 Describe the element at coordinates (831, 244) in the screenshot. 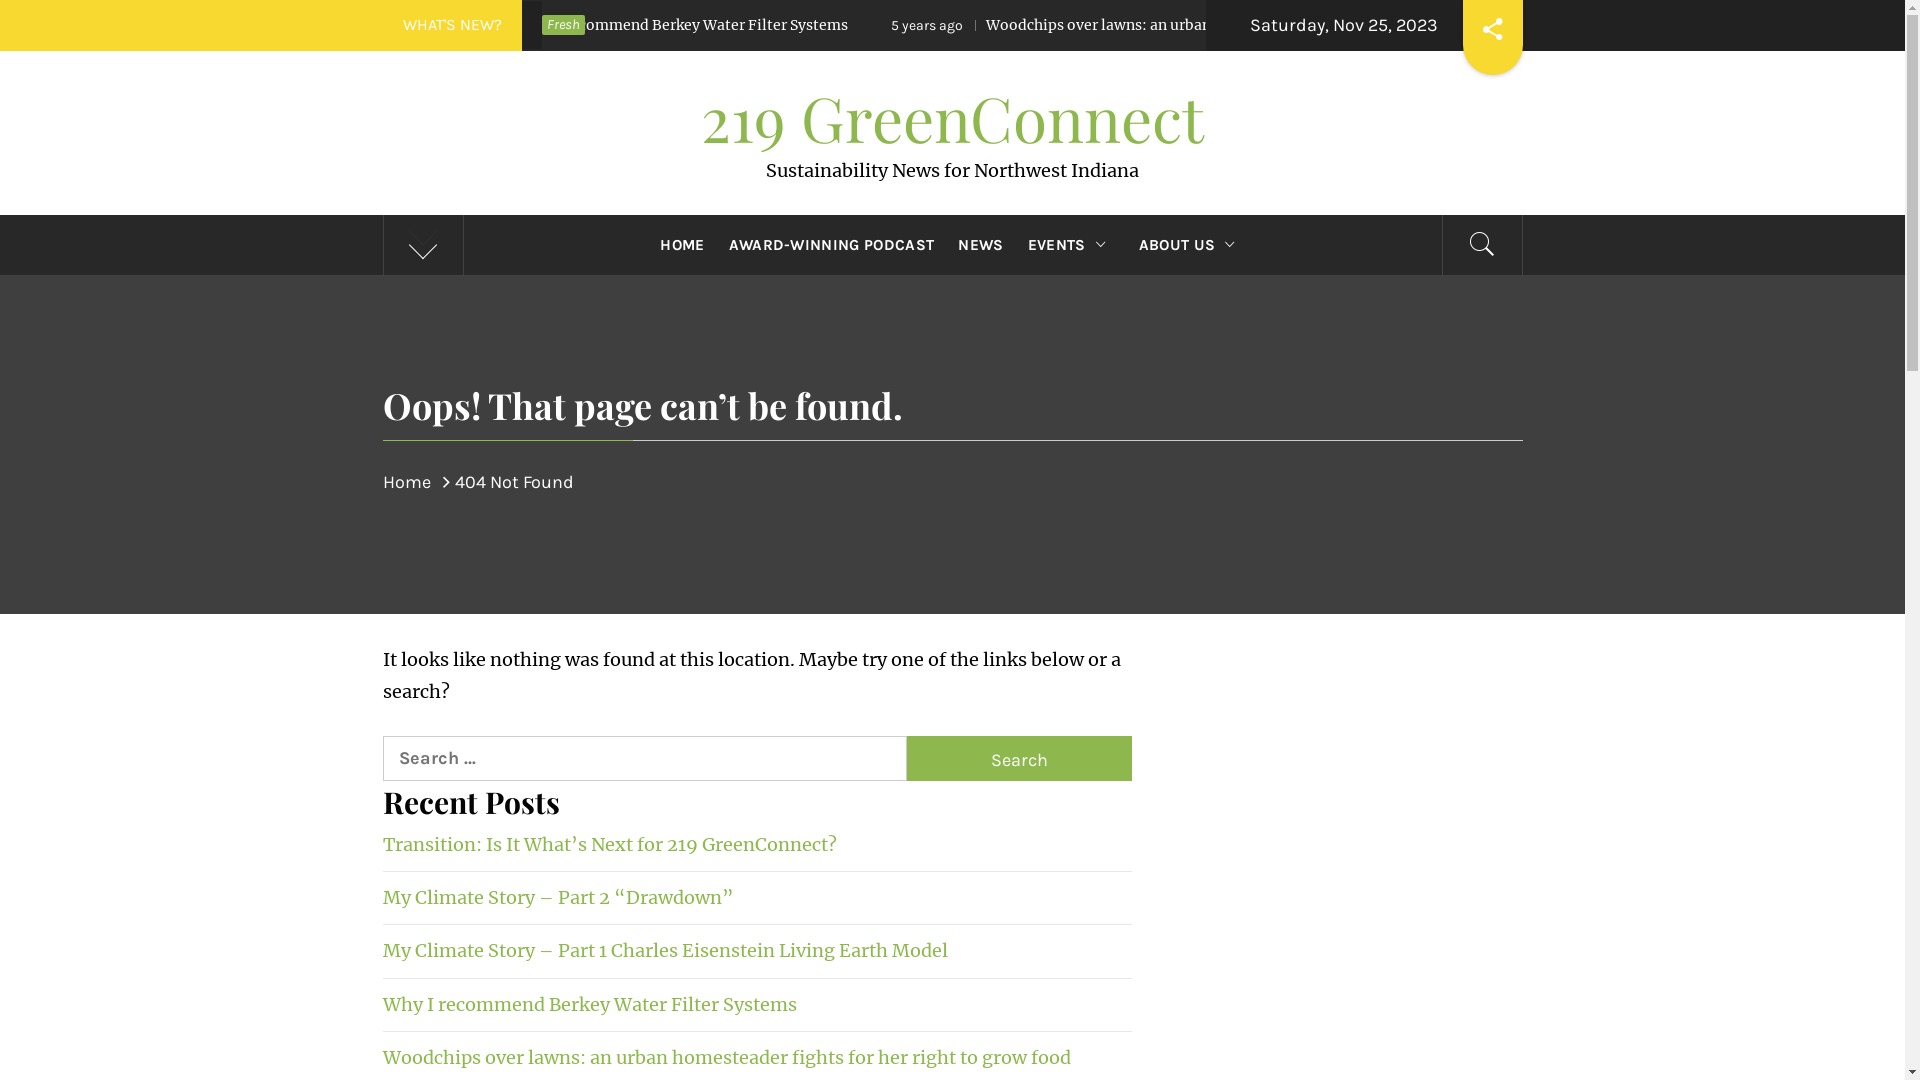

I see `'AWARD-WINNING PODCAST'` at that location.